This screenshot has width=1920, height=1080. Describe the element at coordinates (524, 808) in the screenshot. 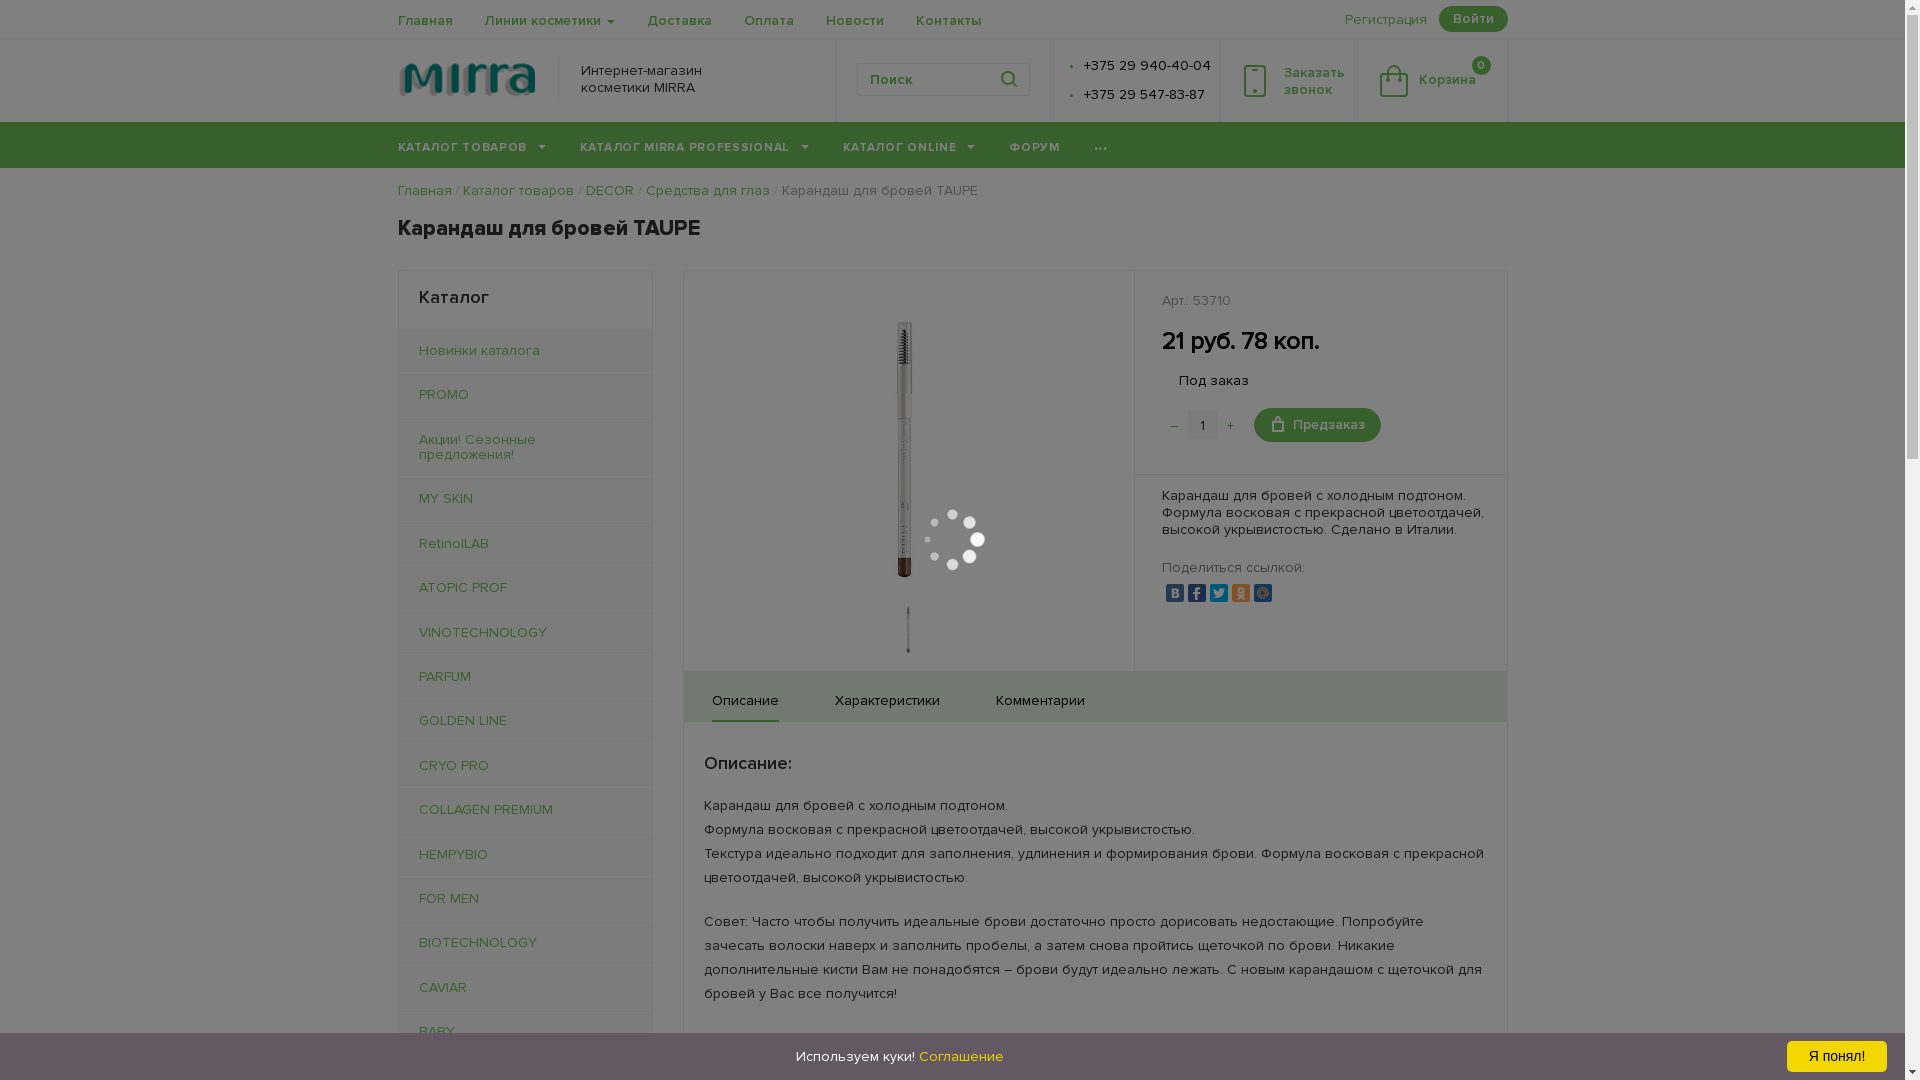

I see `'COLLAGEN PREMIUM'` at that location.